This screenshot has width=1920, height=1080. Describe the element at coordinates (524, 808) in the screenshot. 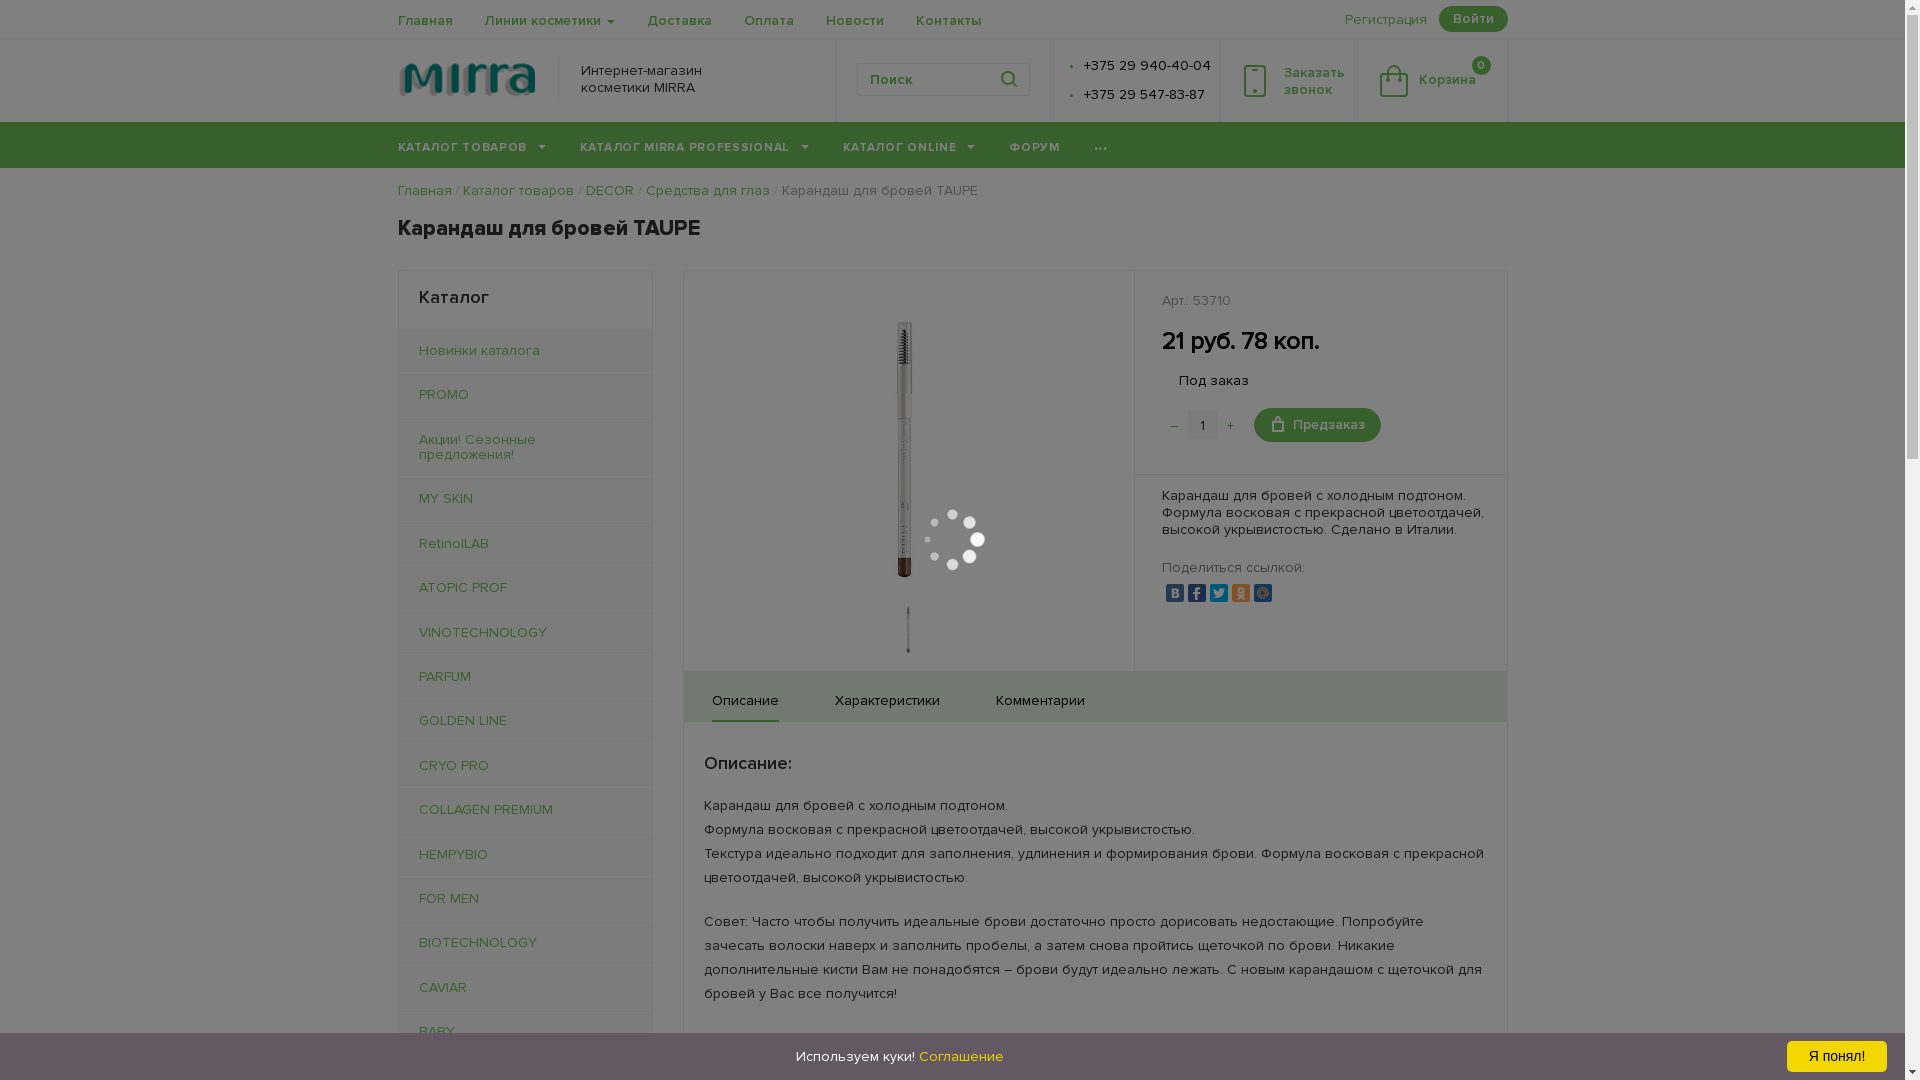

I see `'COLLAGEN PREMIUM'` at that location.